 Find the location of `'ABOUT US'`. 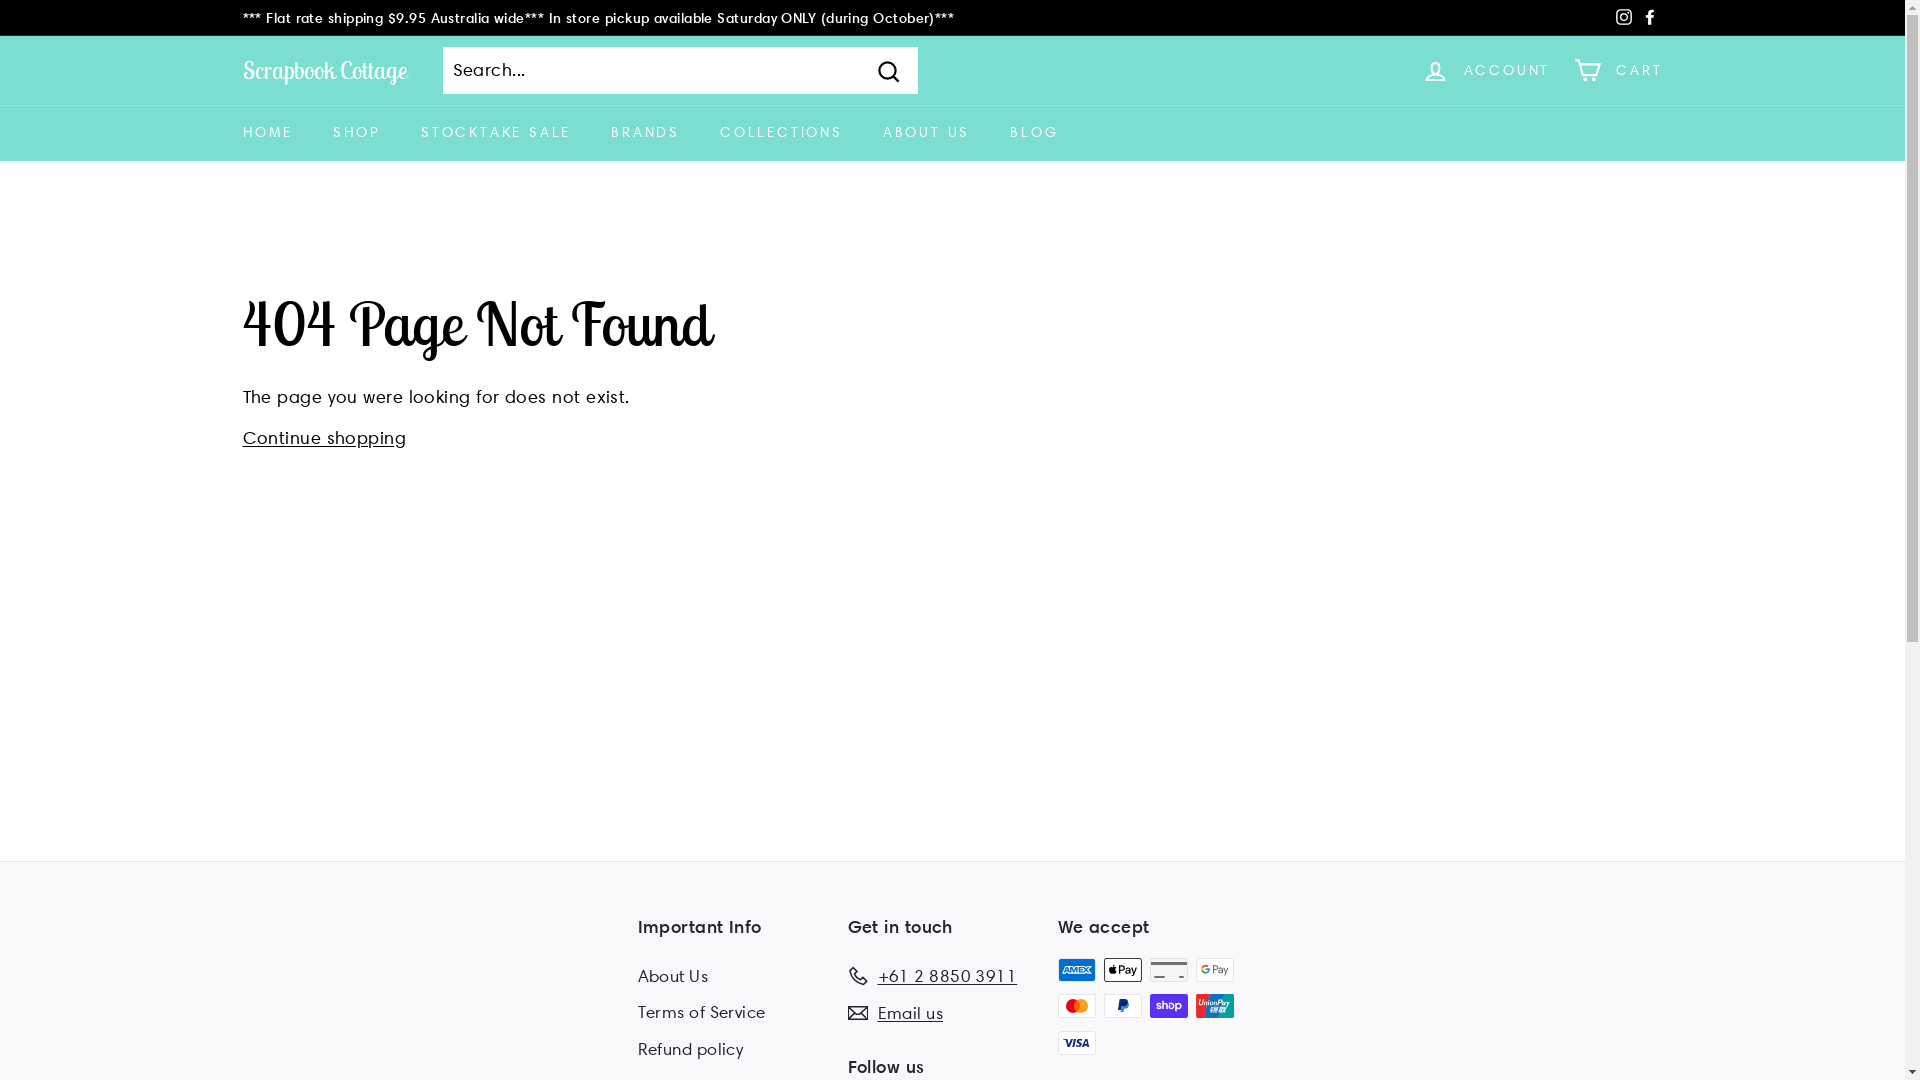

'ABOUT US' is located at coordinates (925, 132).